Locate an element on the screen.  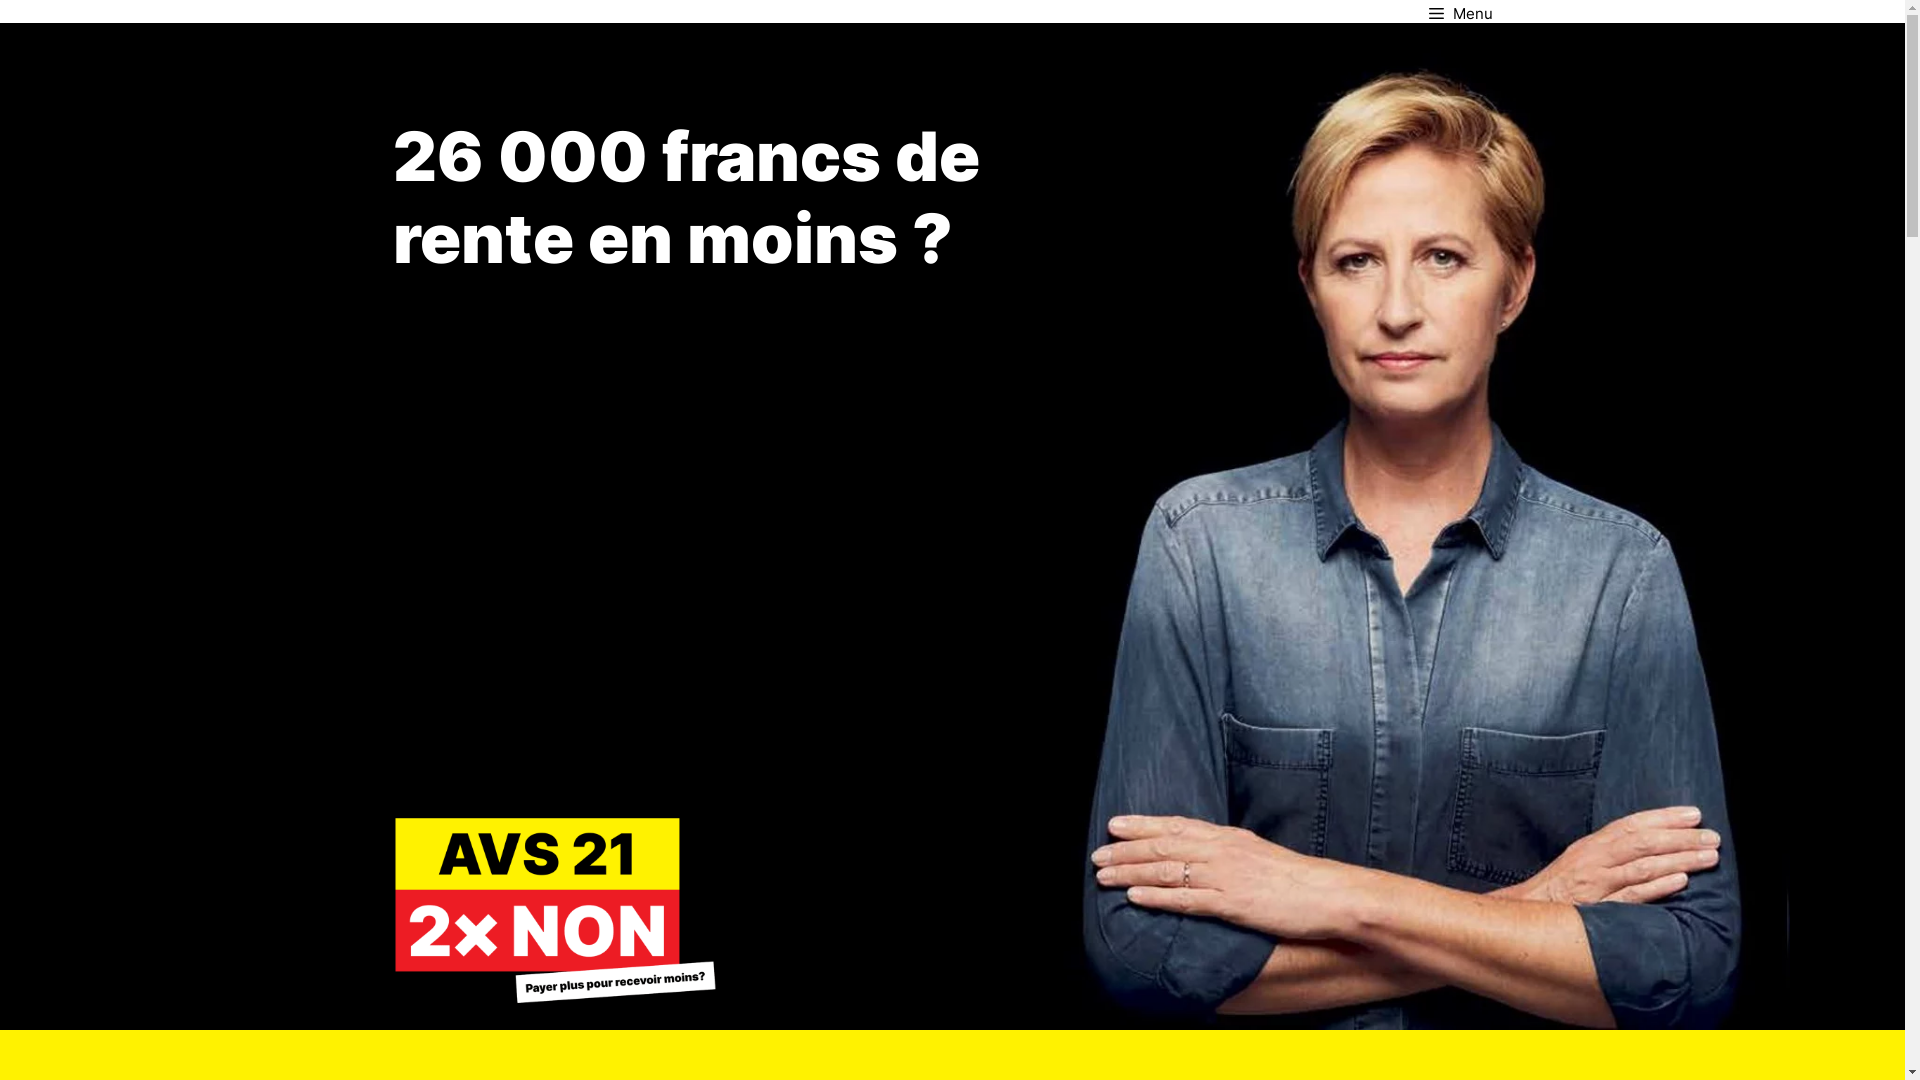
'Menu' is located at coordinates (1459, 11).